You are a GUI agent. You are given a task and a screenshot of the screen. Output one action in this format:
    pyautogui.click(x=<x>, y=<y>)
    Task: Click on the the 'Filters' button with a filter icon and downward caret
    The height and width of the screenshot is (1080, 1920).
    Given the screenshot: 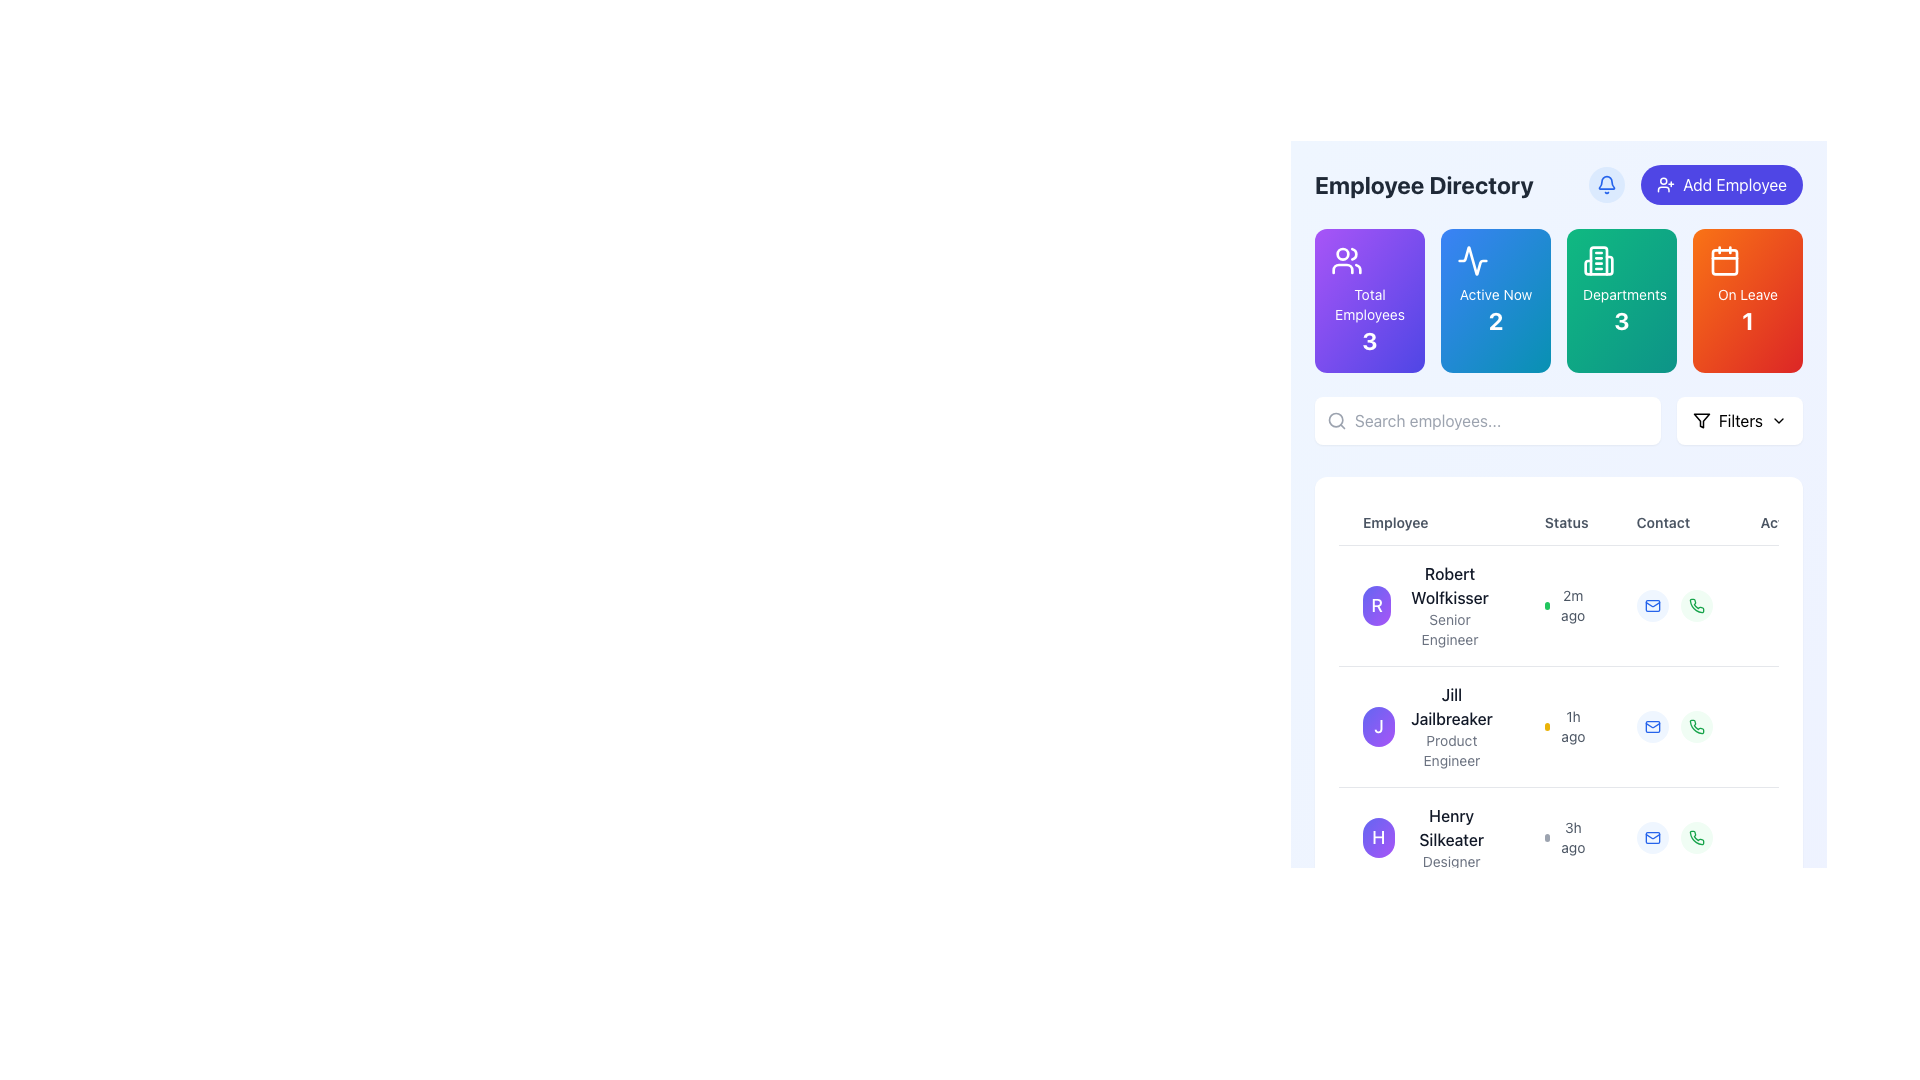 What is the action you would take?
    pyautogui.click(x=1738, y=419)
    